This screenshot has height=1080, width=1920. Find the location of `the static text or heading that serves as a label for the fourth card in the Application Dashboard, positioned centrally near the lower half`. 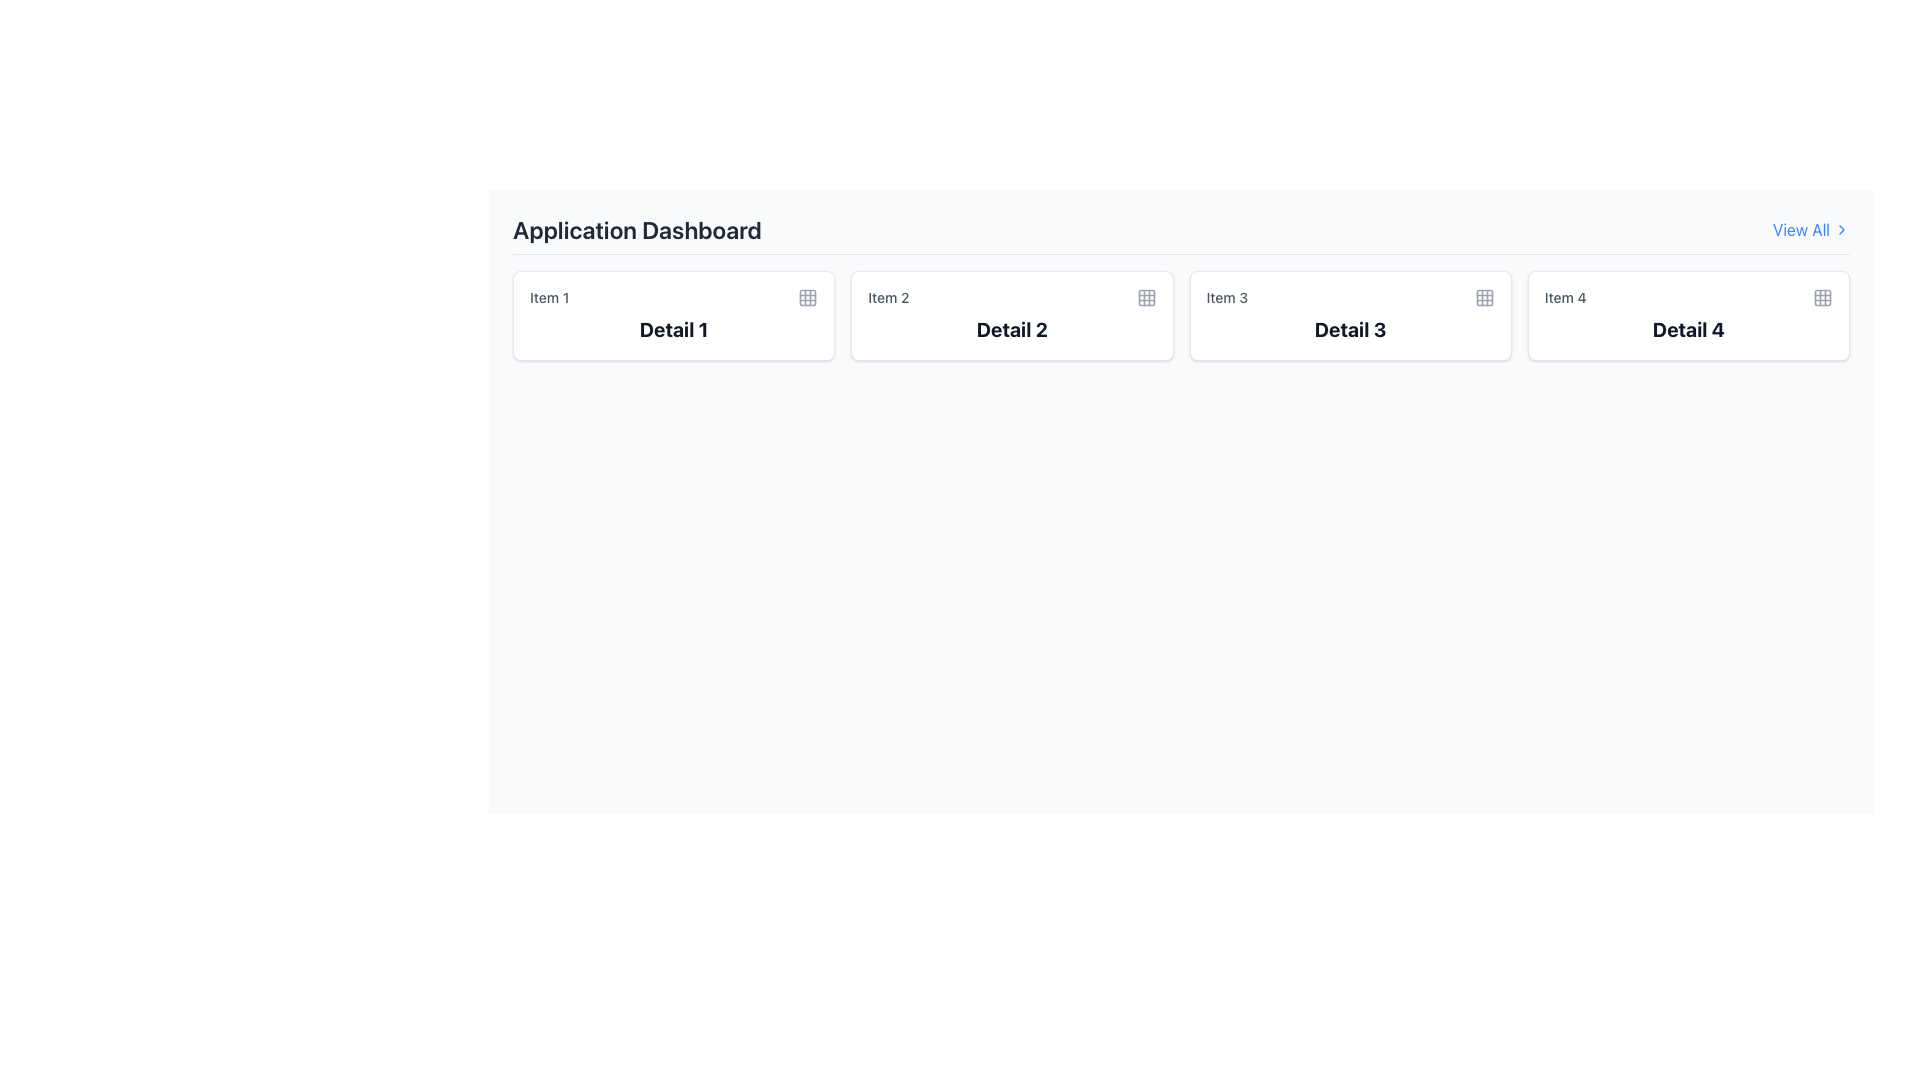

the static text or heading that serves as a label for the fourth card in the Application Dashboard, positioned centrally near the lower half is located at coordinates (1687, 329).